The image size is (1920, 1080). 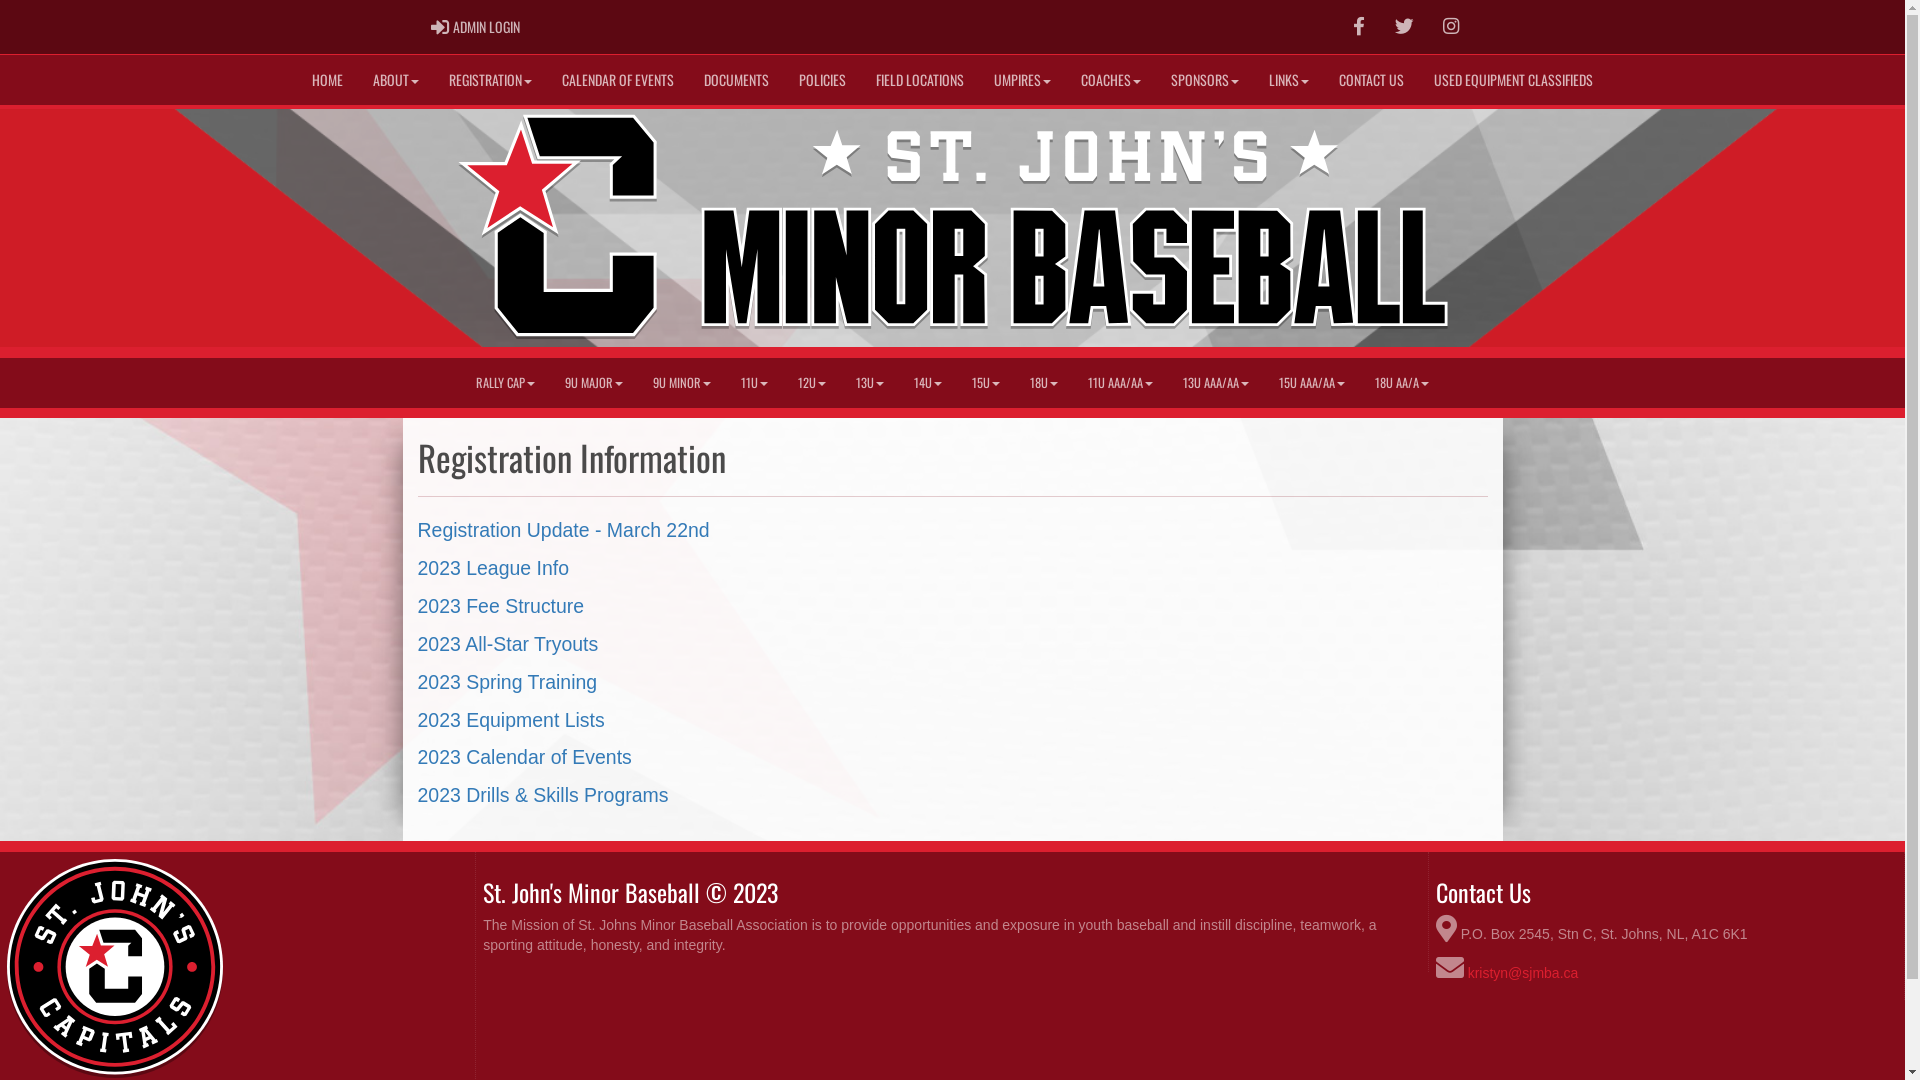 What do you see at coordinates (494, 567) in the screenshot?
I see `'2023 League Info'` at bounding box center [494, 567].